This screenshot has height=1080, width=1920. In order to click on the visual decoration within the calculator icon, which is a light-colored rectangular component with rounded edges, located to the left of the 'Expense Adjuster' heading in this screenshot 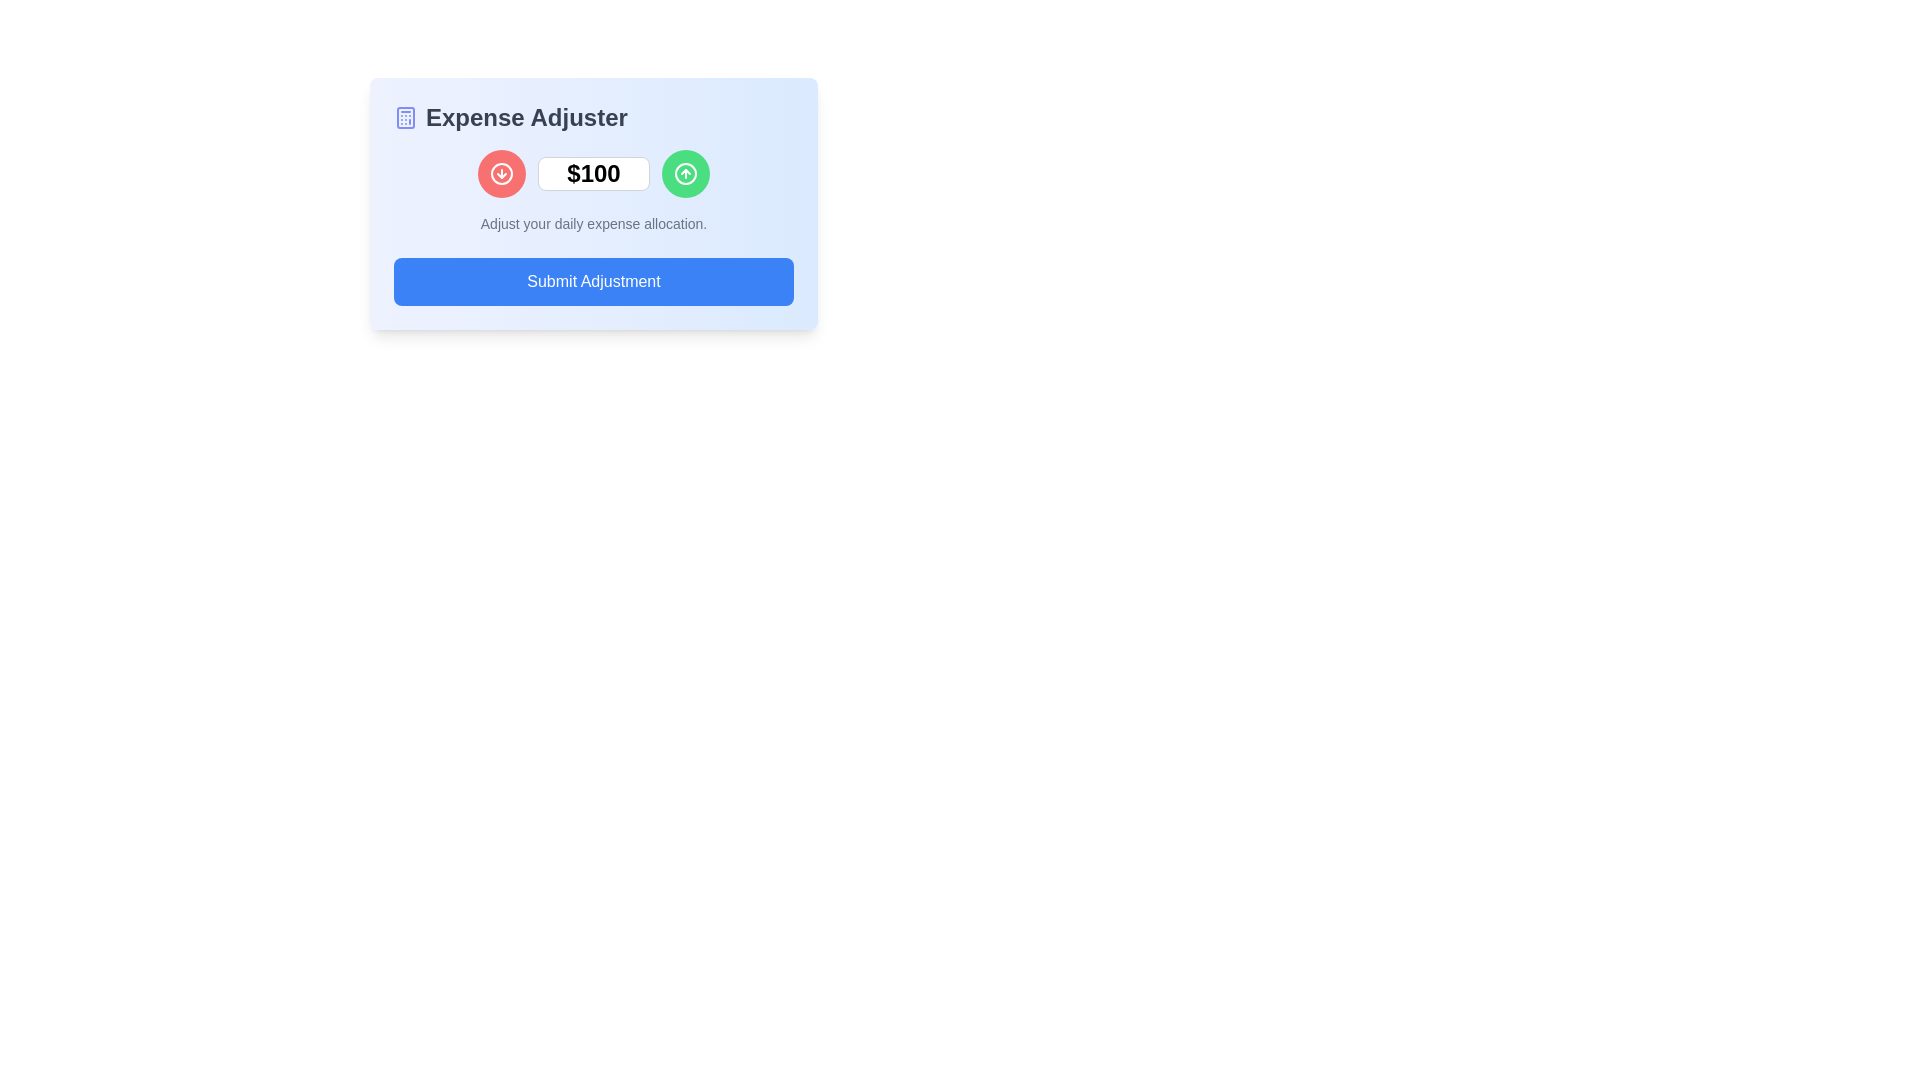, I will do `click(405, 118)`.